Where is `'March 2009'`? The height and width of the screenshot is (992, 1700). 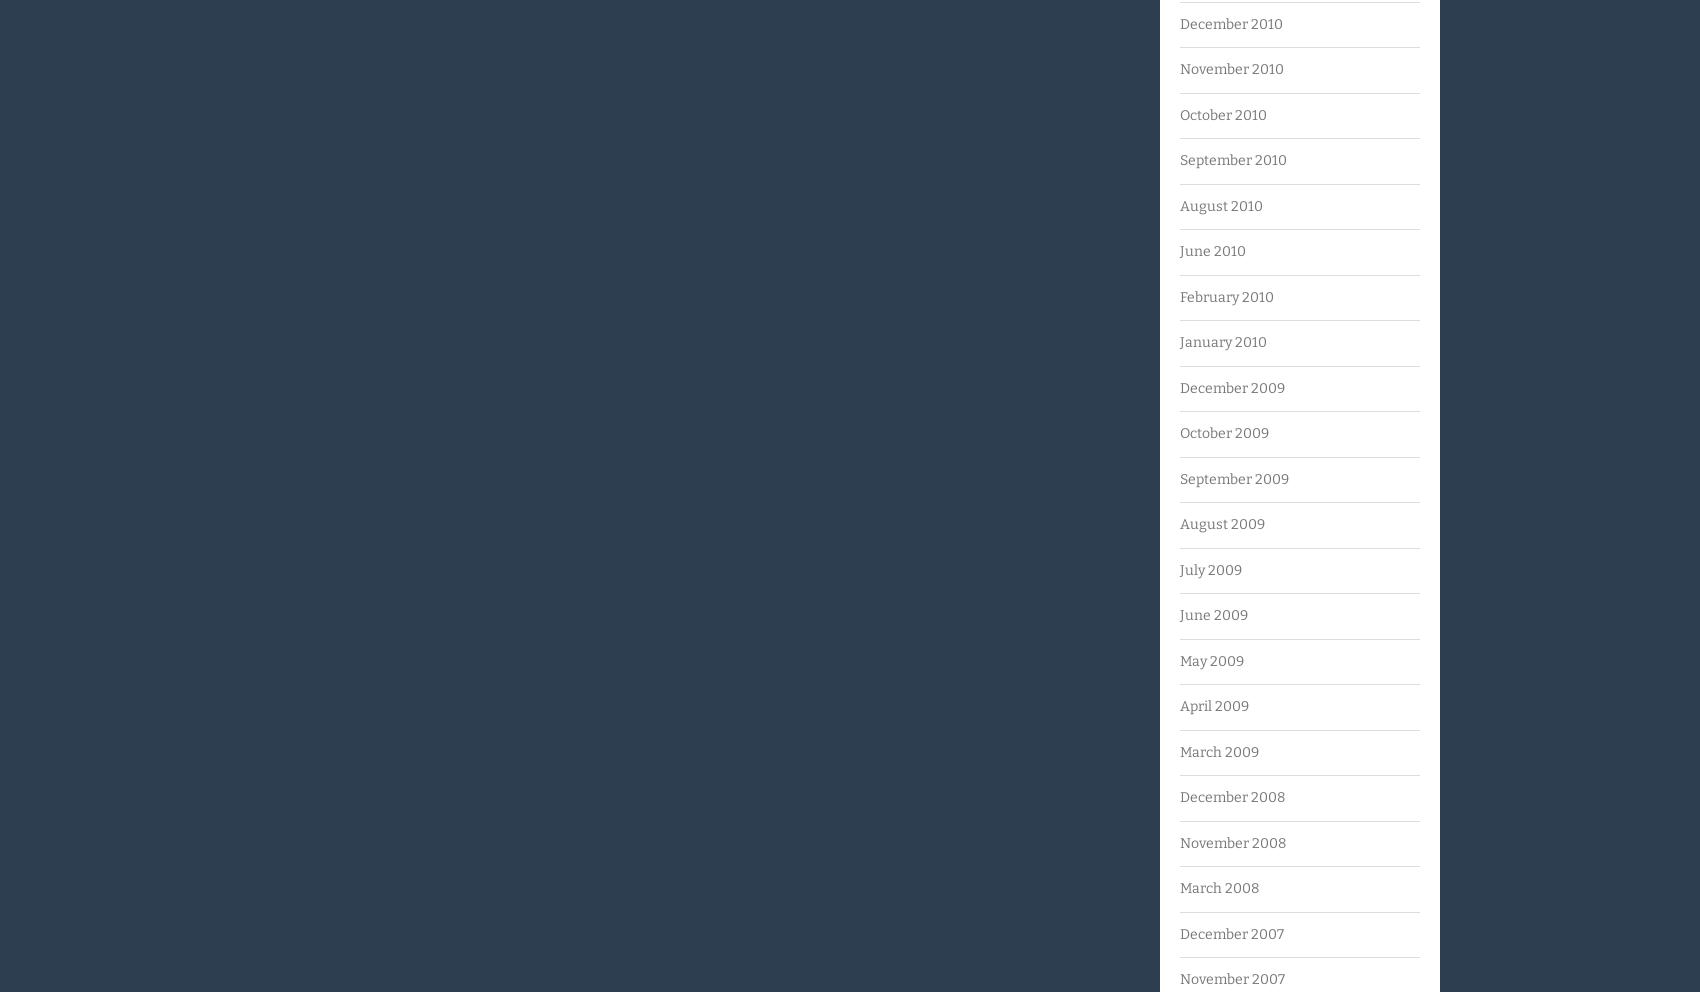
'March 2009' is located at coordinates (1218, 750).